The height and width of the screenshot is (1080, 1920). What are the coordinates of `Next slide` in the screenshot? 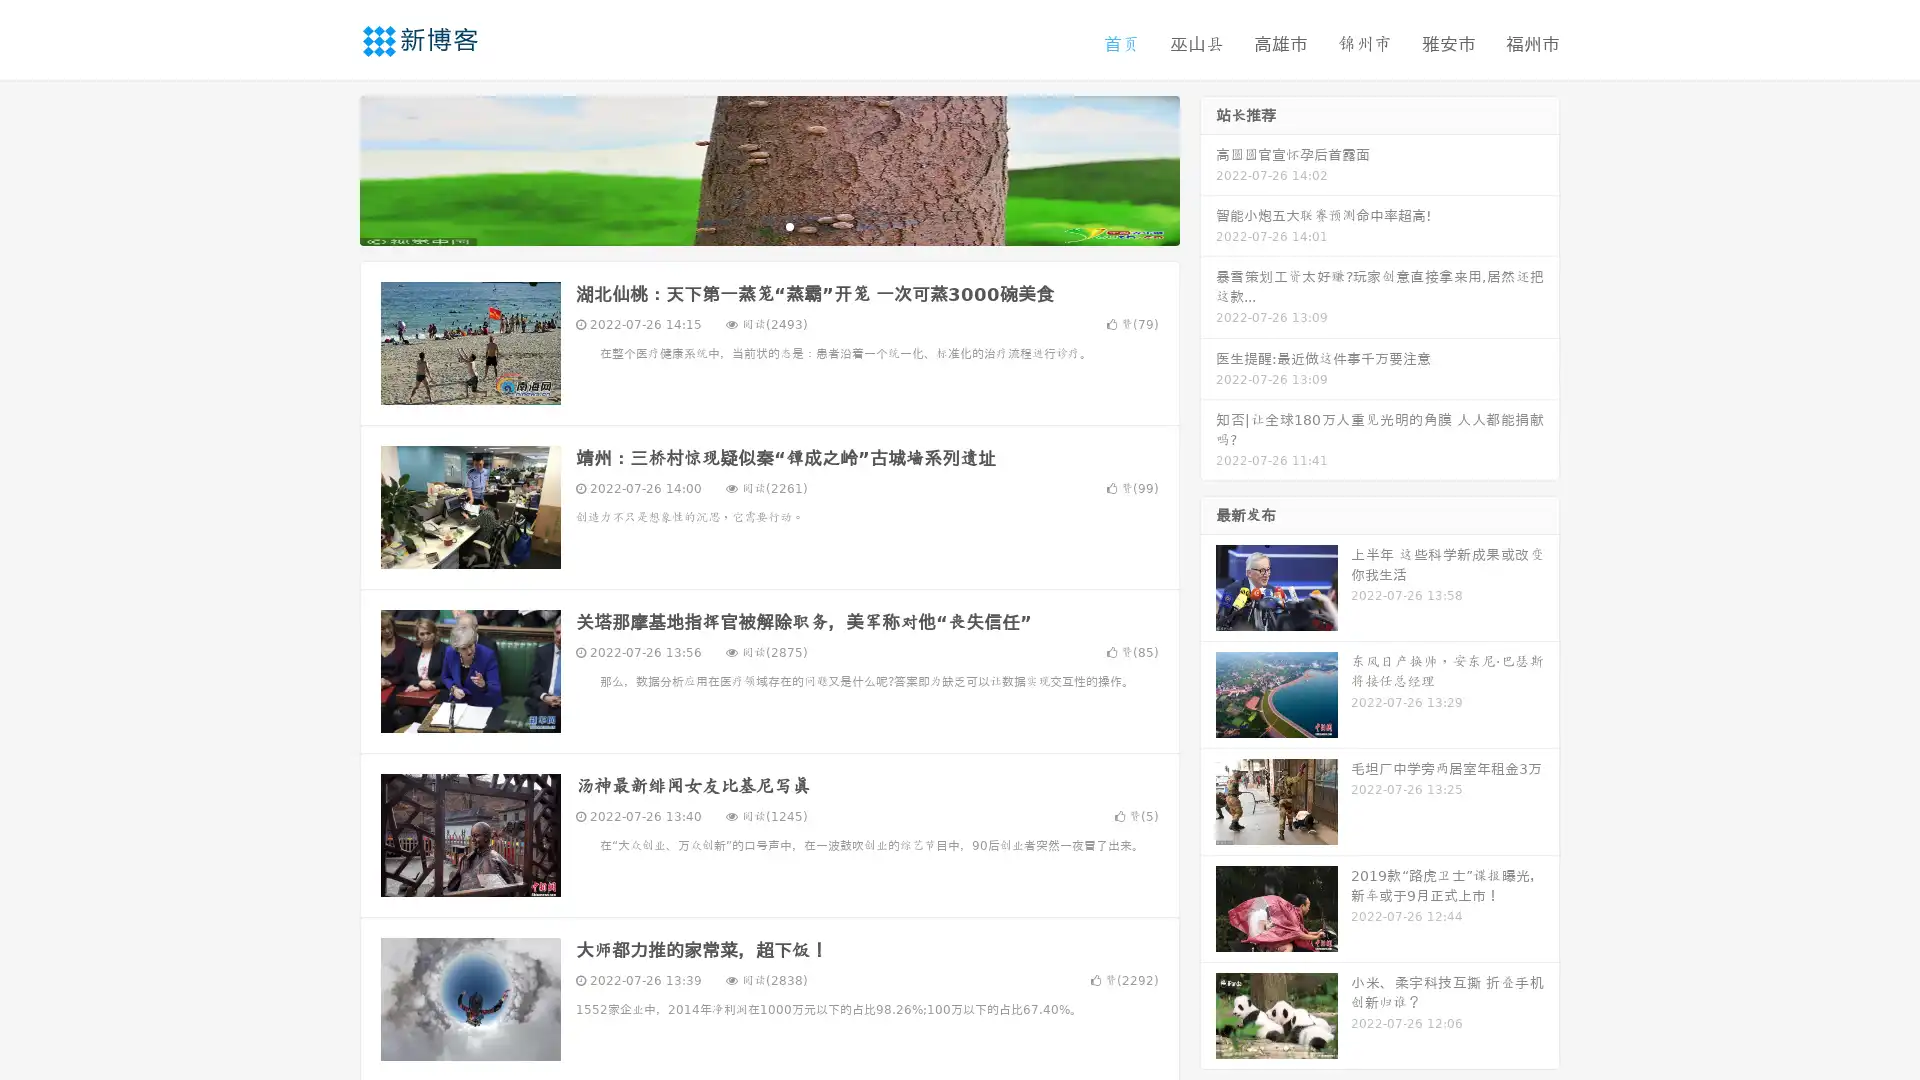 It's located at (1208, 168).